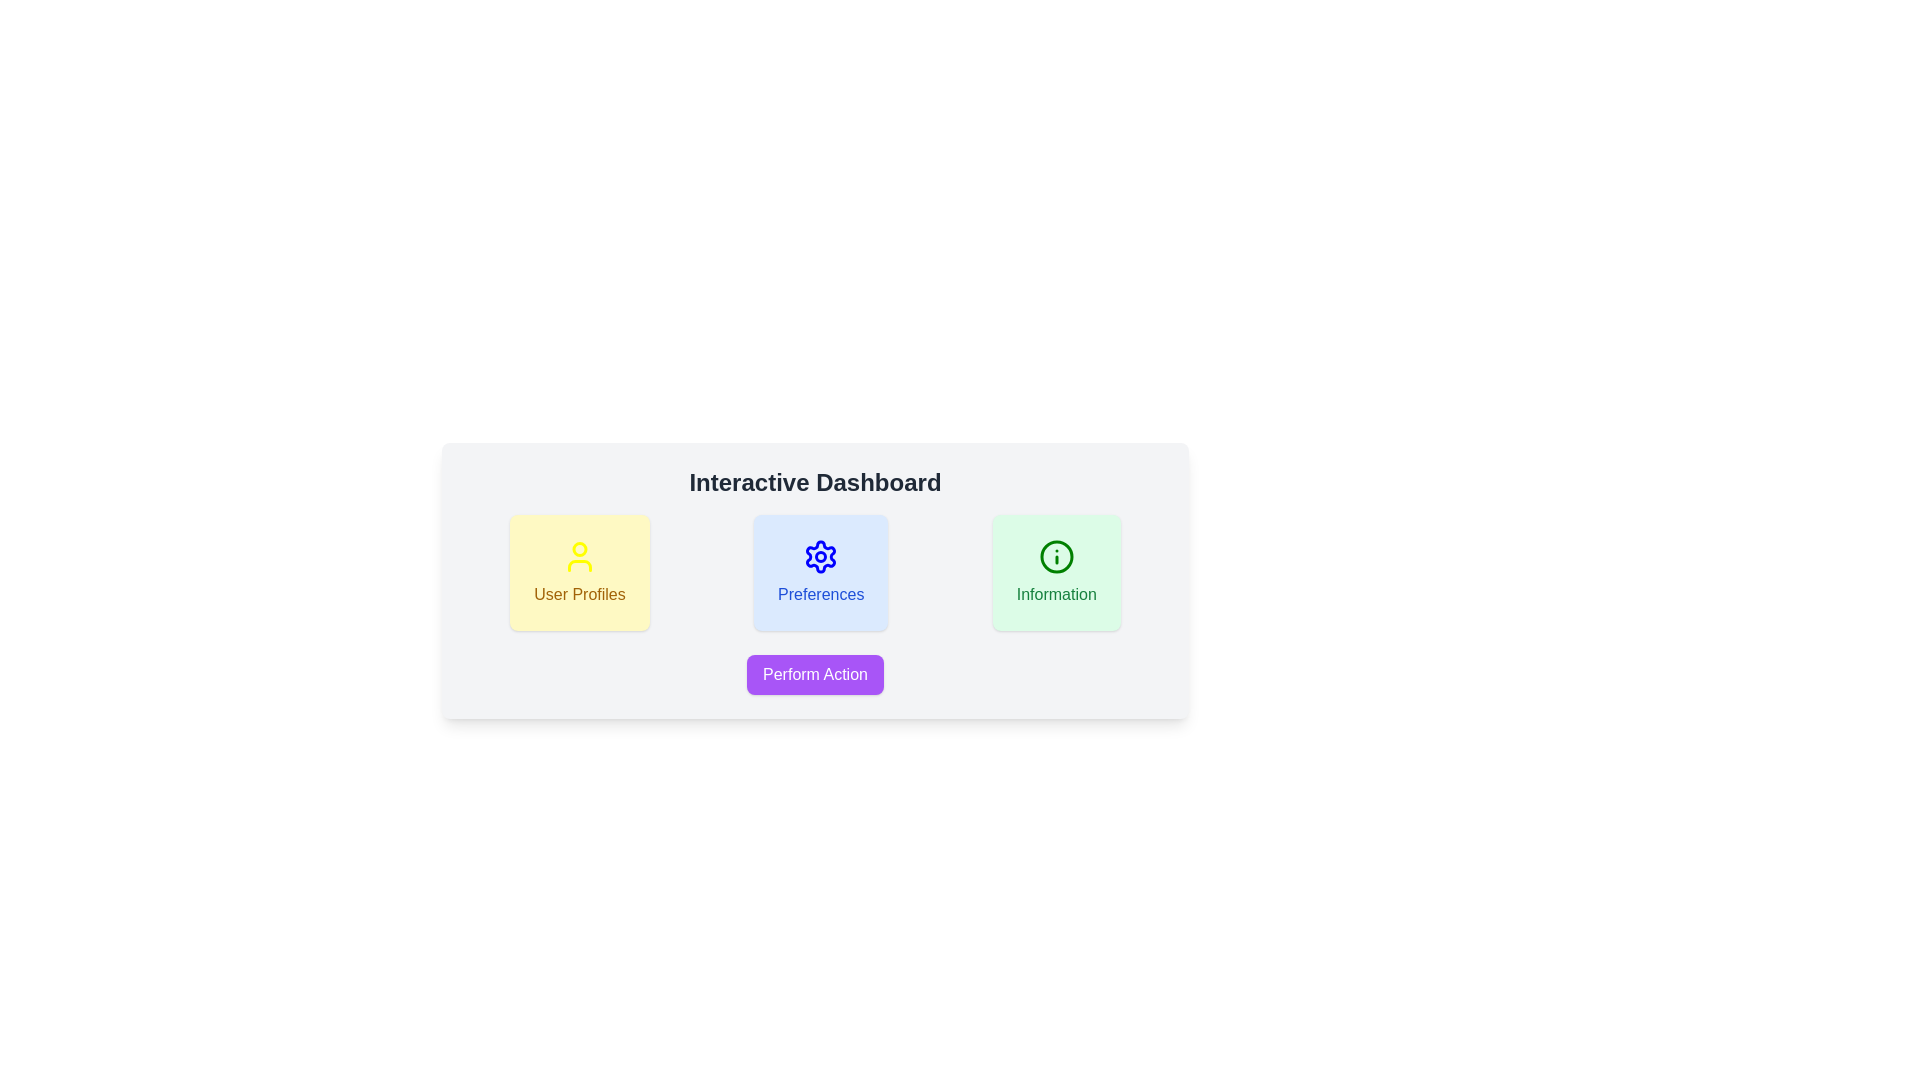 The height and width of the screenshot is (1080, 1920). Describe the element at coordinates (579, 556) in the screenshot. I see `the yellow-outlined SVG user profile icon located within the 'User Profiles' section on the left side of the dashboard` at that location.